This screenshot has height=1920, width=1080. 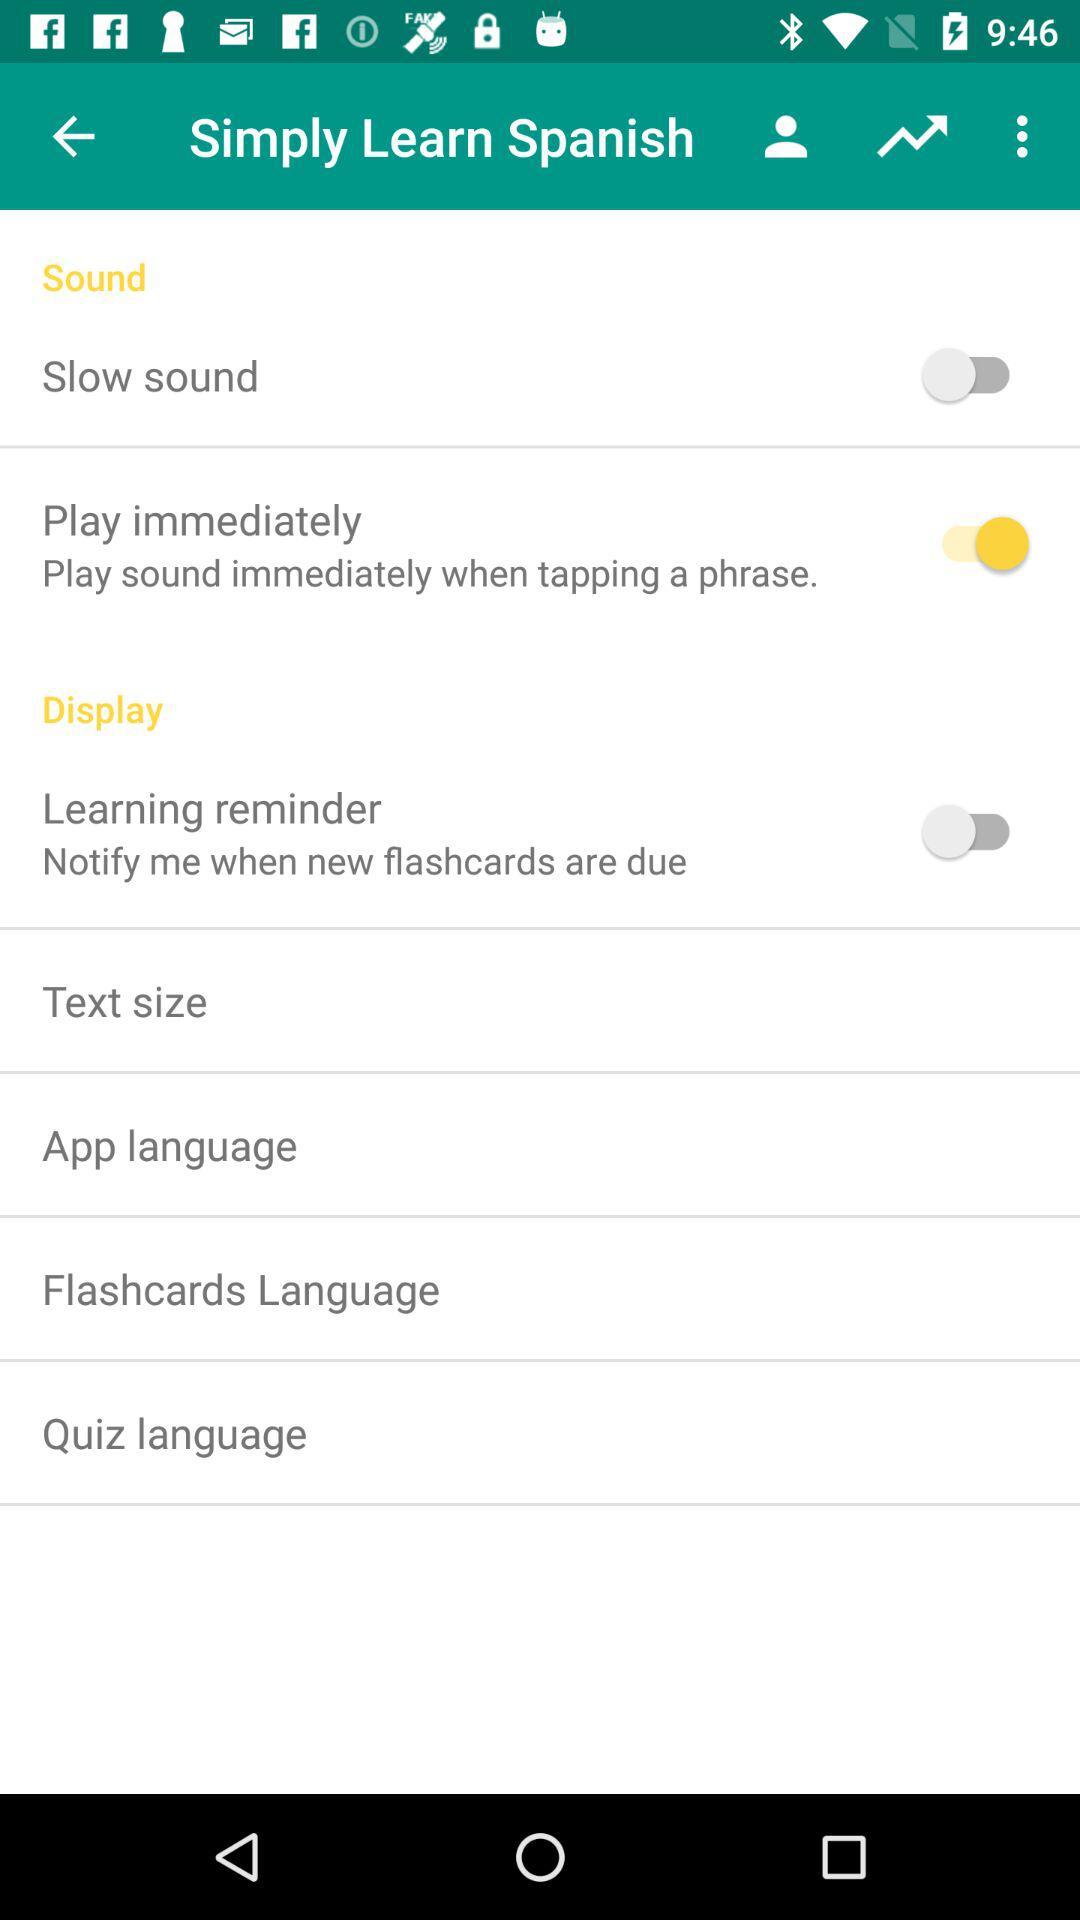 What do you see at coordinates (364, 860) in the screenshot?
I see `notify me when icon` at bounding box center [364, 860].